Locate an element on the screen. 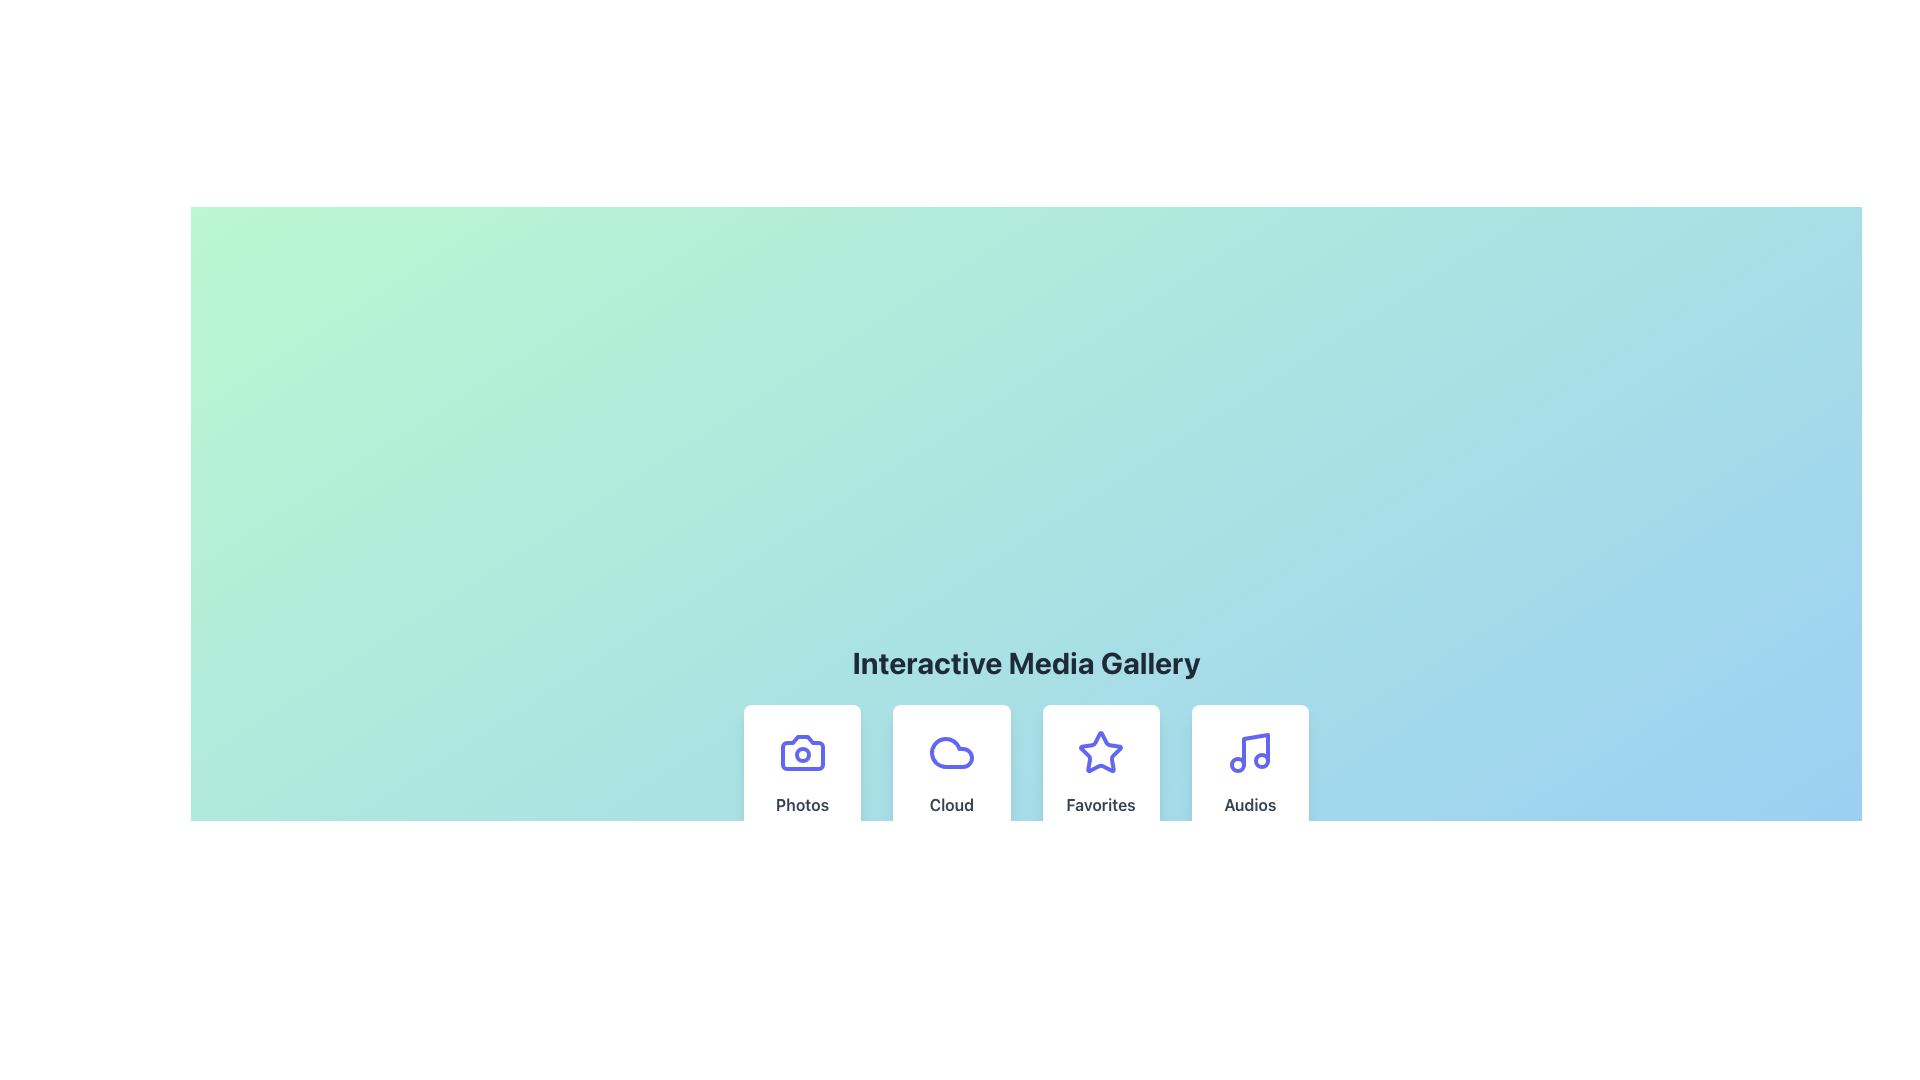 Image resolution: width=1920 pixels, height=1080 pixels. the 'Cloud' text label, which is styled in a bold serif font and positioned beneath a cloud icon in a media gallery interface is located at coordinates (950, 804).